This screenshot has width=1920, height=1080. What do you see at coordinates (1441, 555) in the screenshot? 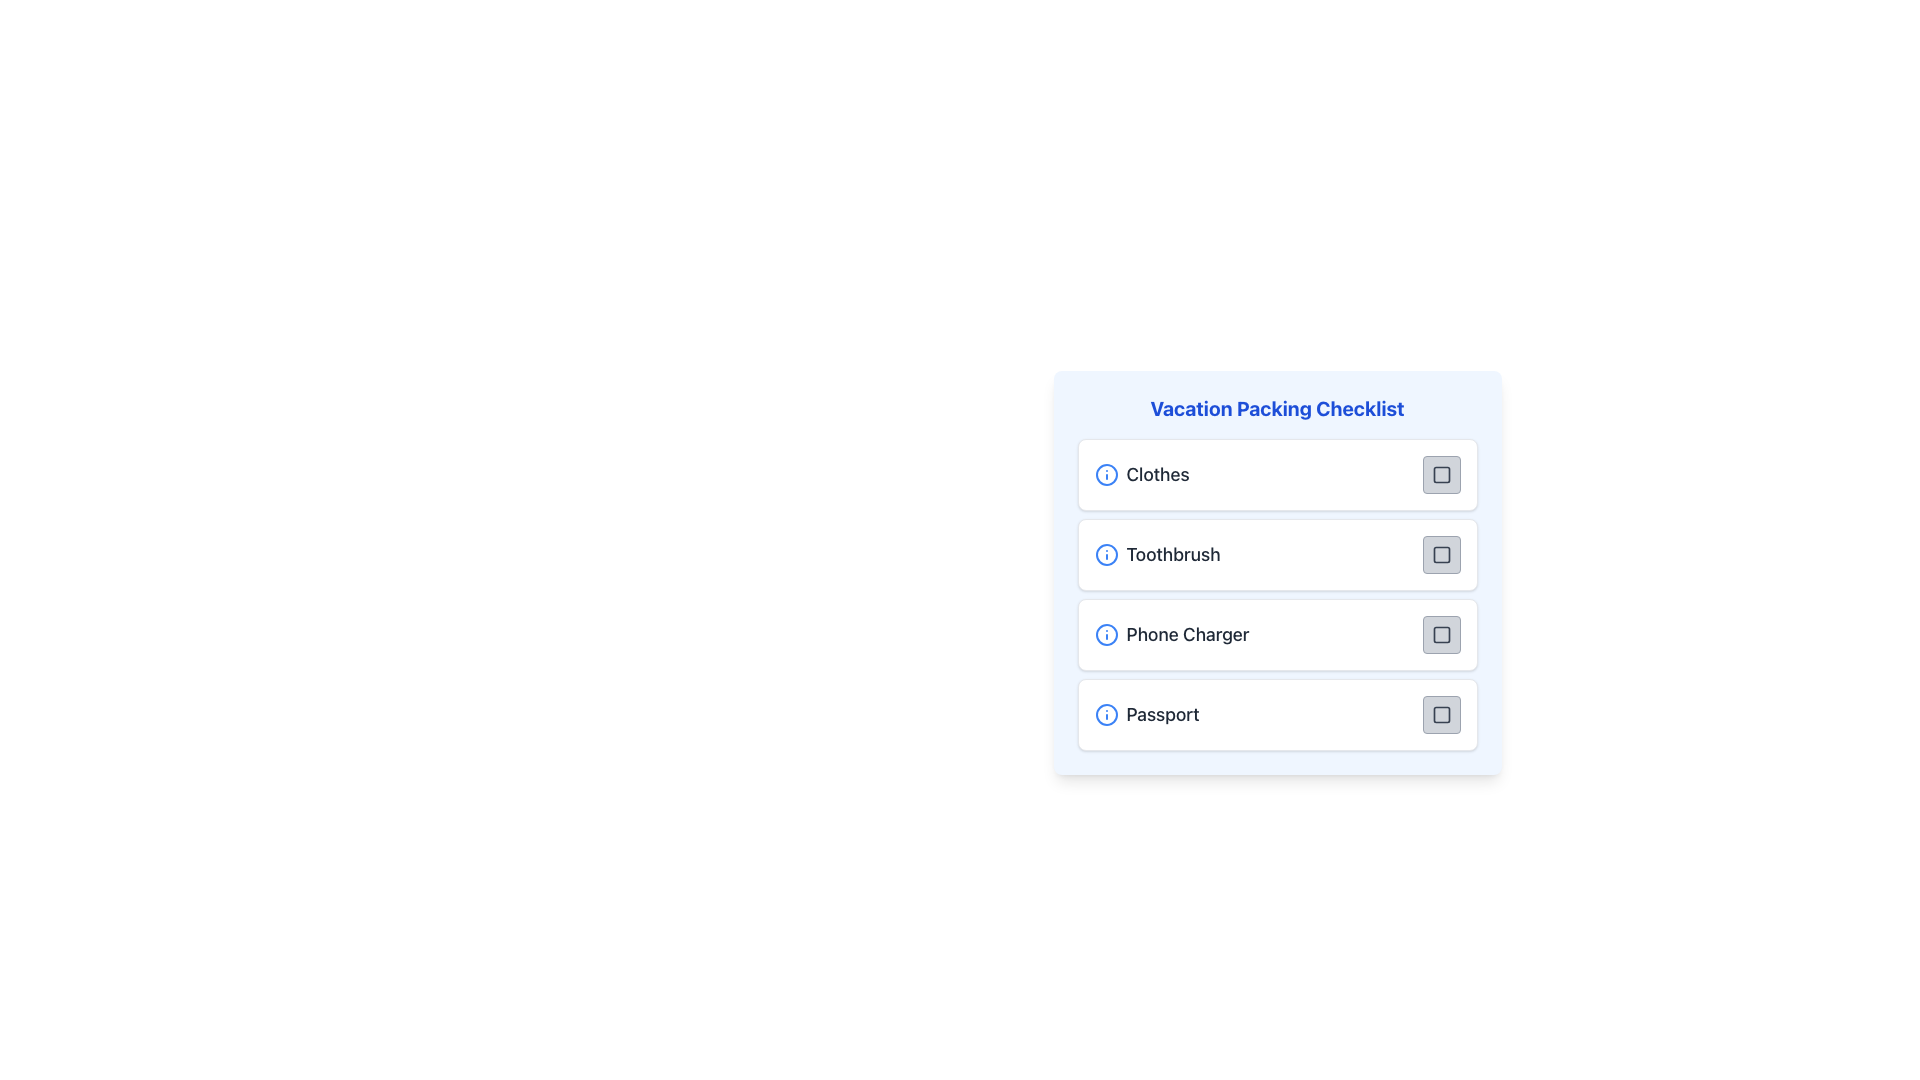
I see `the checkbox associated with 'Toothbrush' to mark the item as selected or completed` at bounding box center [1441, 555].